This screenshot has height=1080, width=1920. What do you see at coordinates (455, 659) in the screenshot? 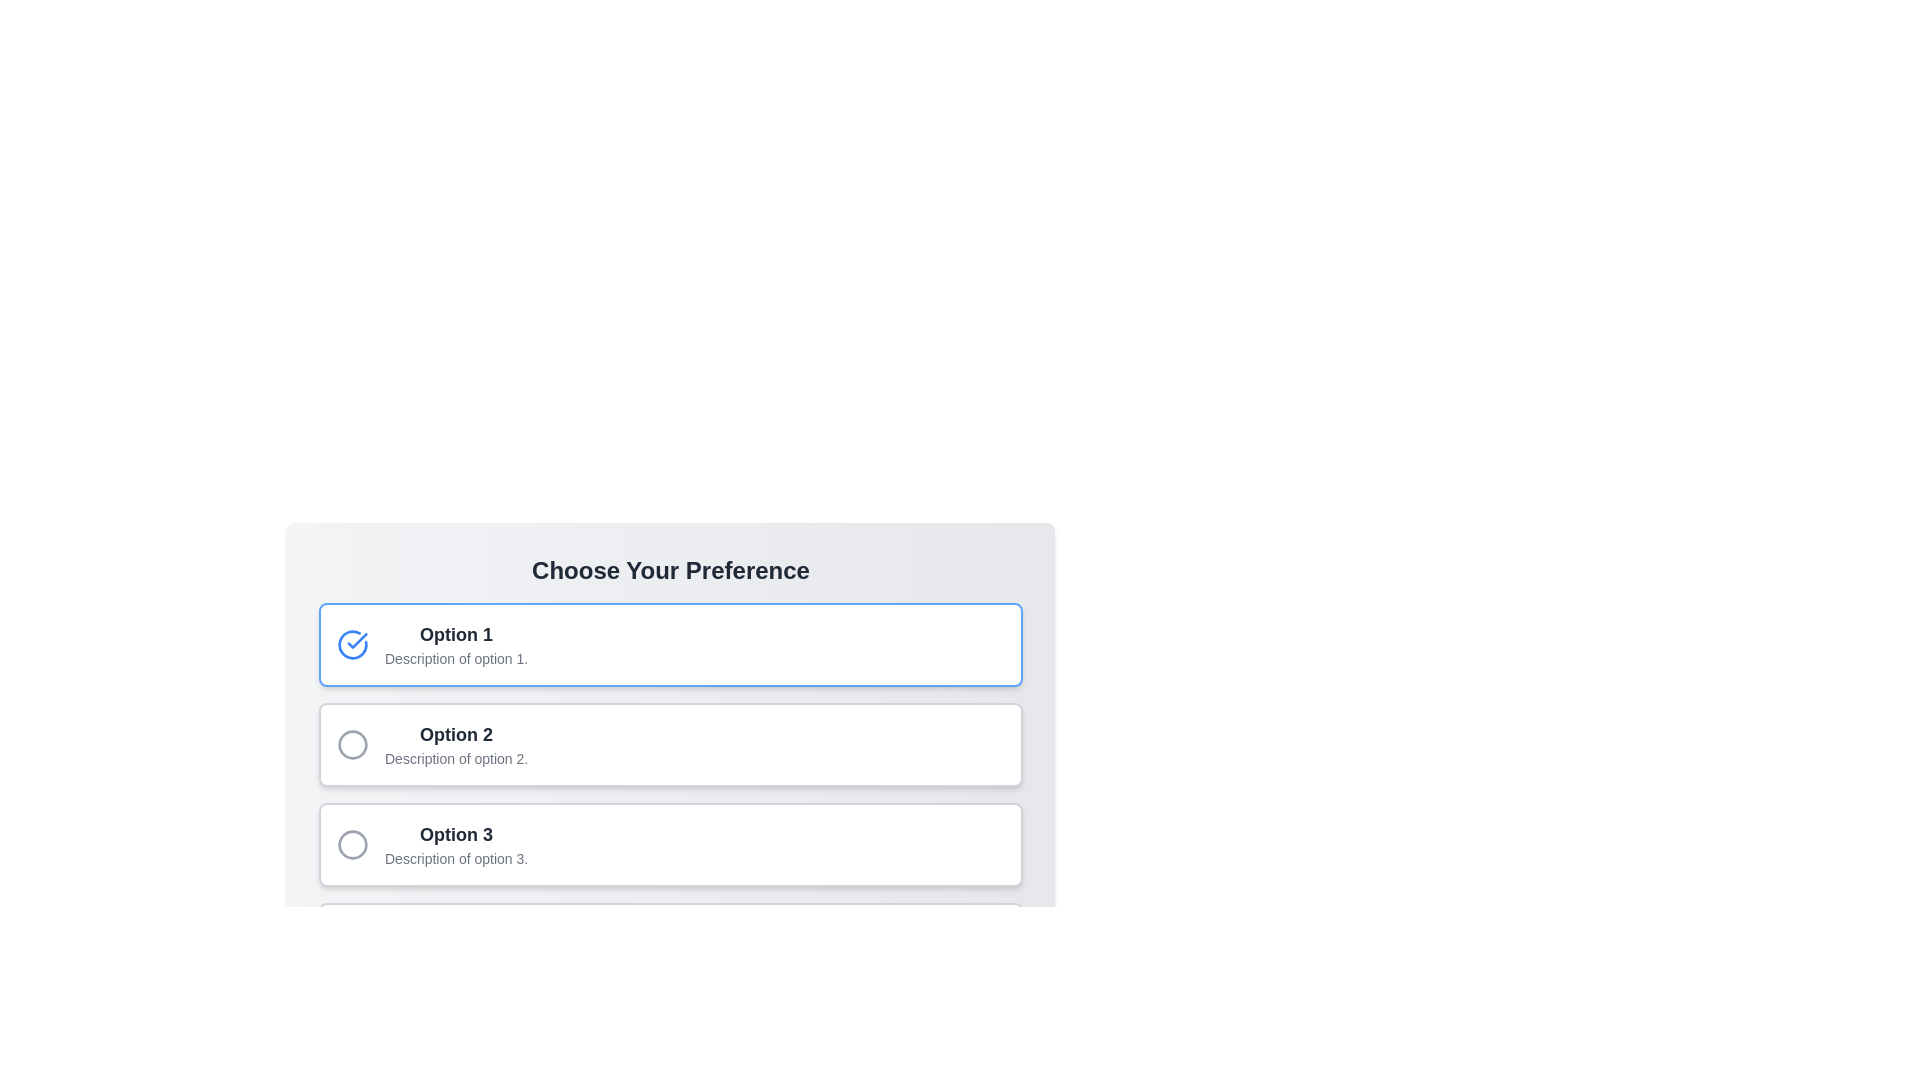
I see `the informational text element located directly underneath 'Option 1' within its card` at bounding box center [455, 659].